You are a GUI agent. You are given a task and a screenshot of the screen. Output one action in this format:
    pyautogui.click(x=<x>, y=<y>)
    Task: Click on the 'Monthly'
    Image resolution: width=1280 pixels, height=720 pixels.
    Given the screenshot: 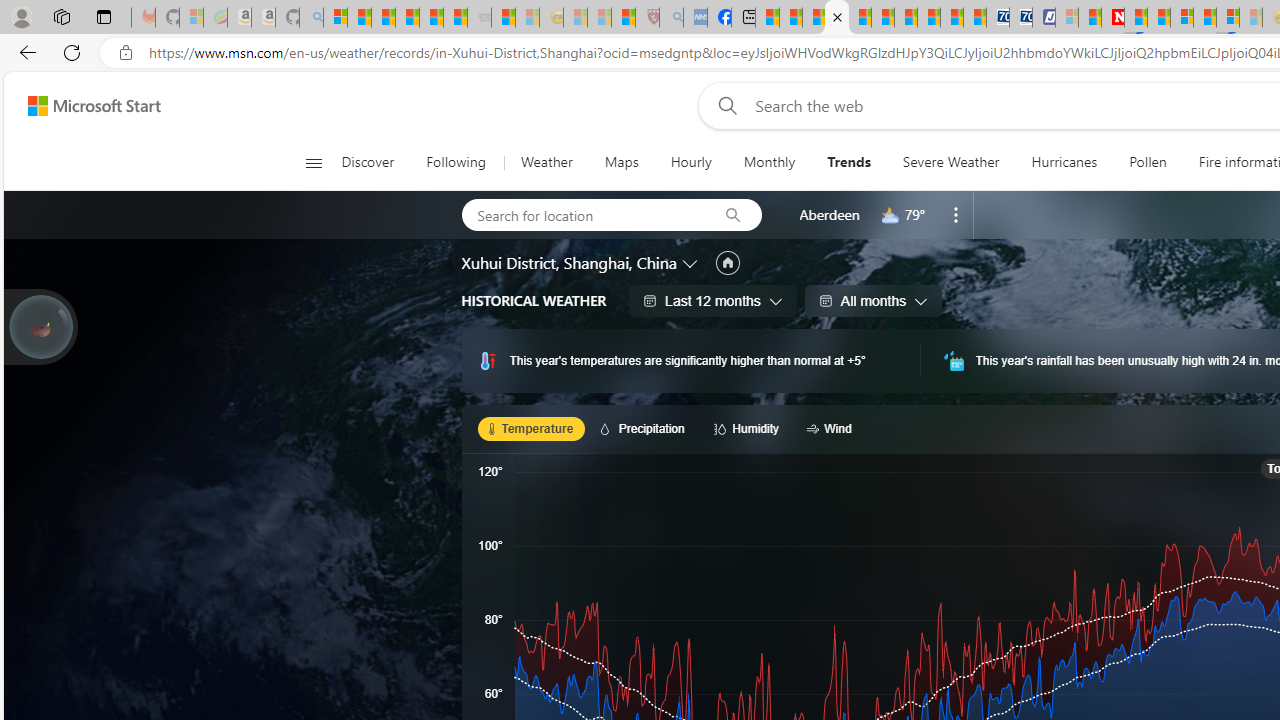 What is the action you would take?
    pyautogui.click(x=768, y=162)
    